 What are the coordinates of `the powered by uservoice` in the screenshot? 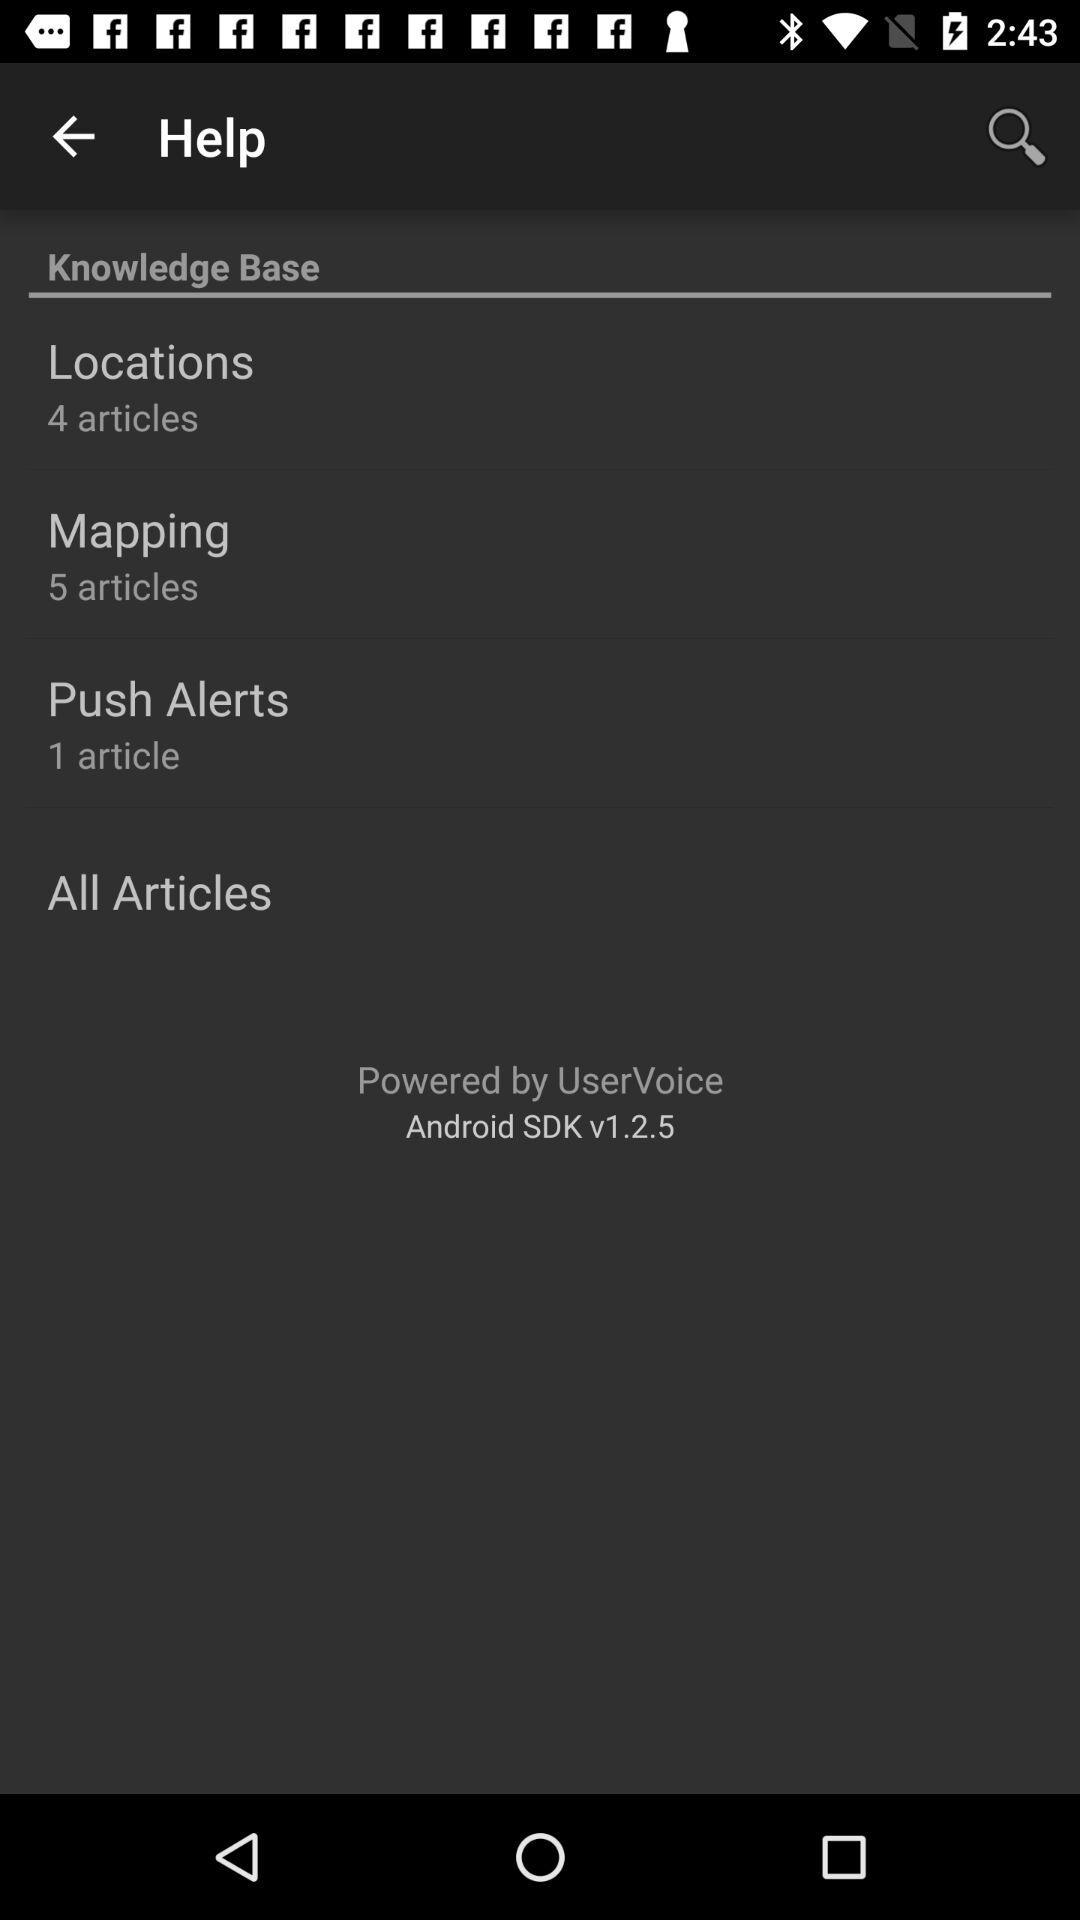 It's located at (540, 1078).